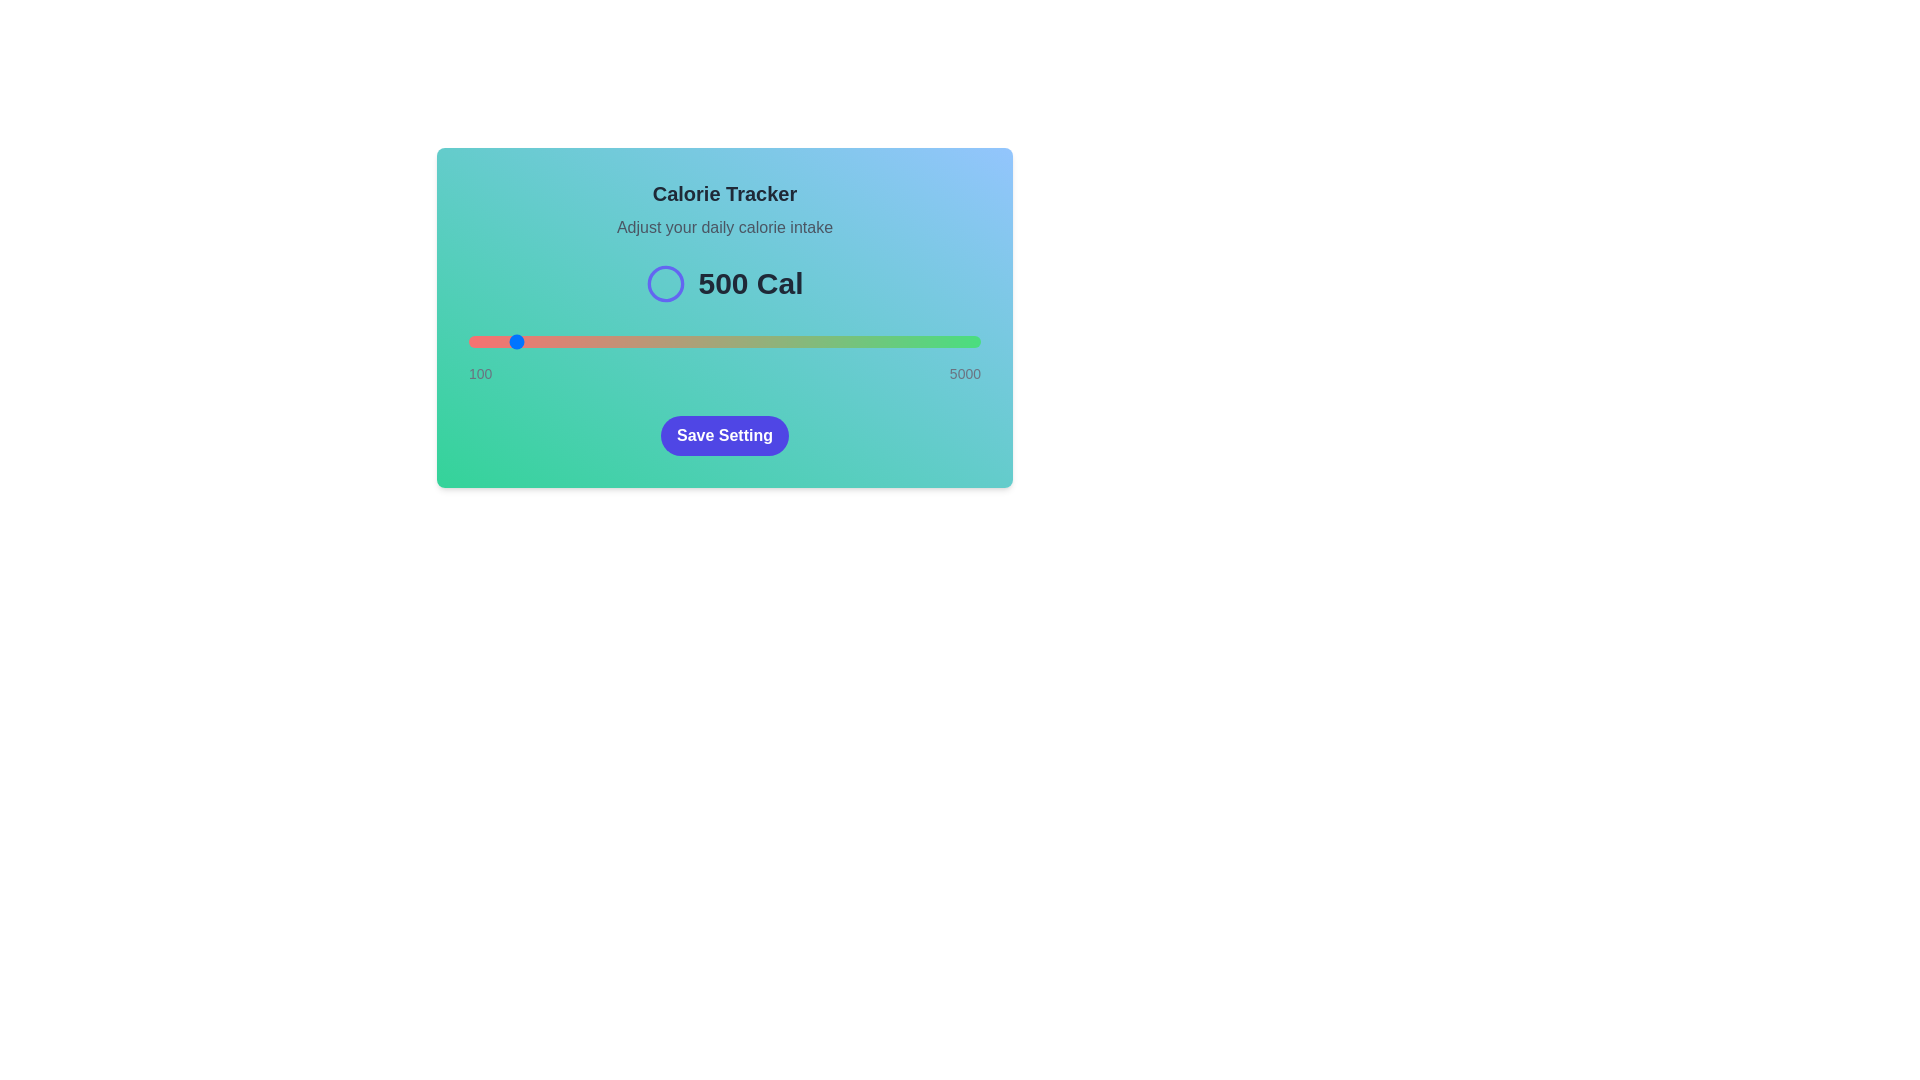 The image size is (1920, 1080). What do you see at coordinates (601, 341) in the screenshot?
I see `the calorie intake slider to 1378 calories` at bounding box center [601, 341].